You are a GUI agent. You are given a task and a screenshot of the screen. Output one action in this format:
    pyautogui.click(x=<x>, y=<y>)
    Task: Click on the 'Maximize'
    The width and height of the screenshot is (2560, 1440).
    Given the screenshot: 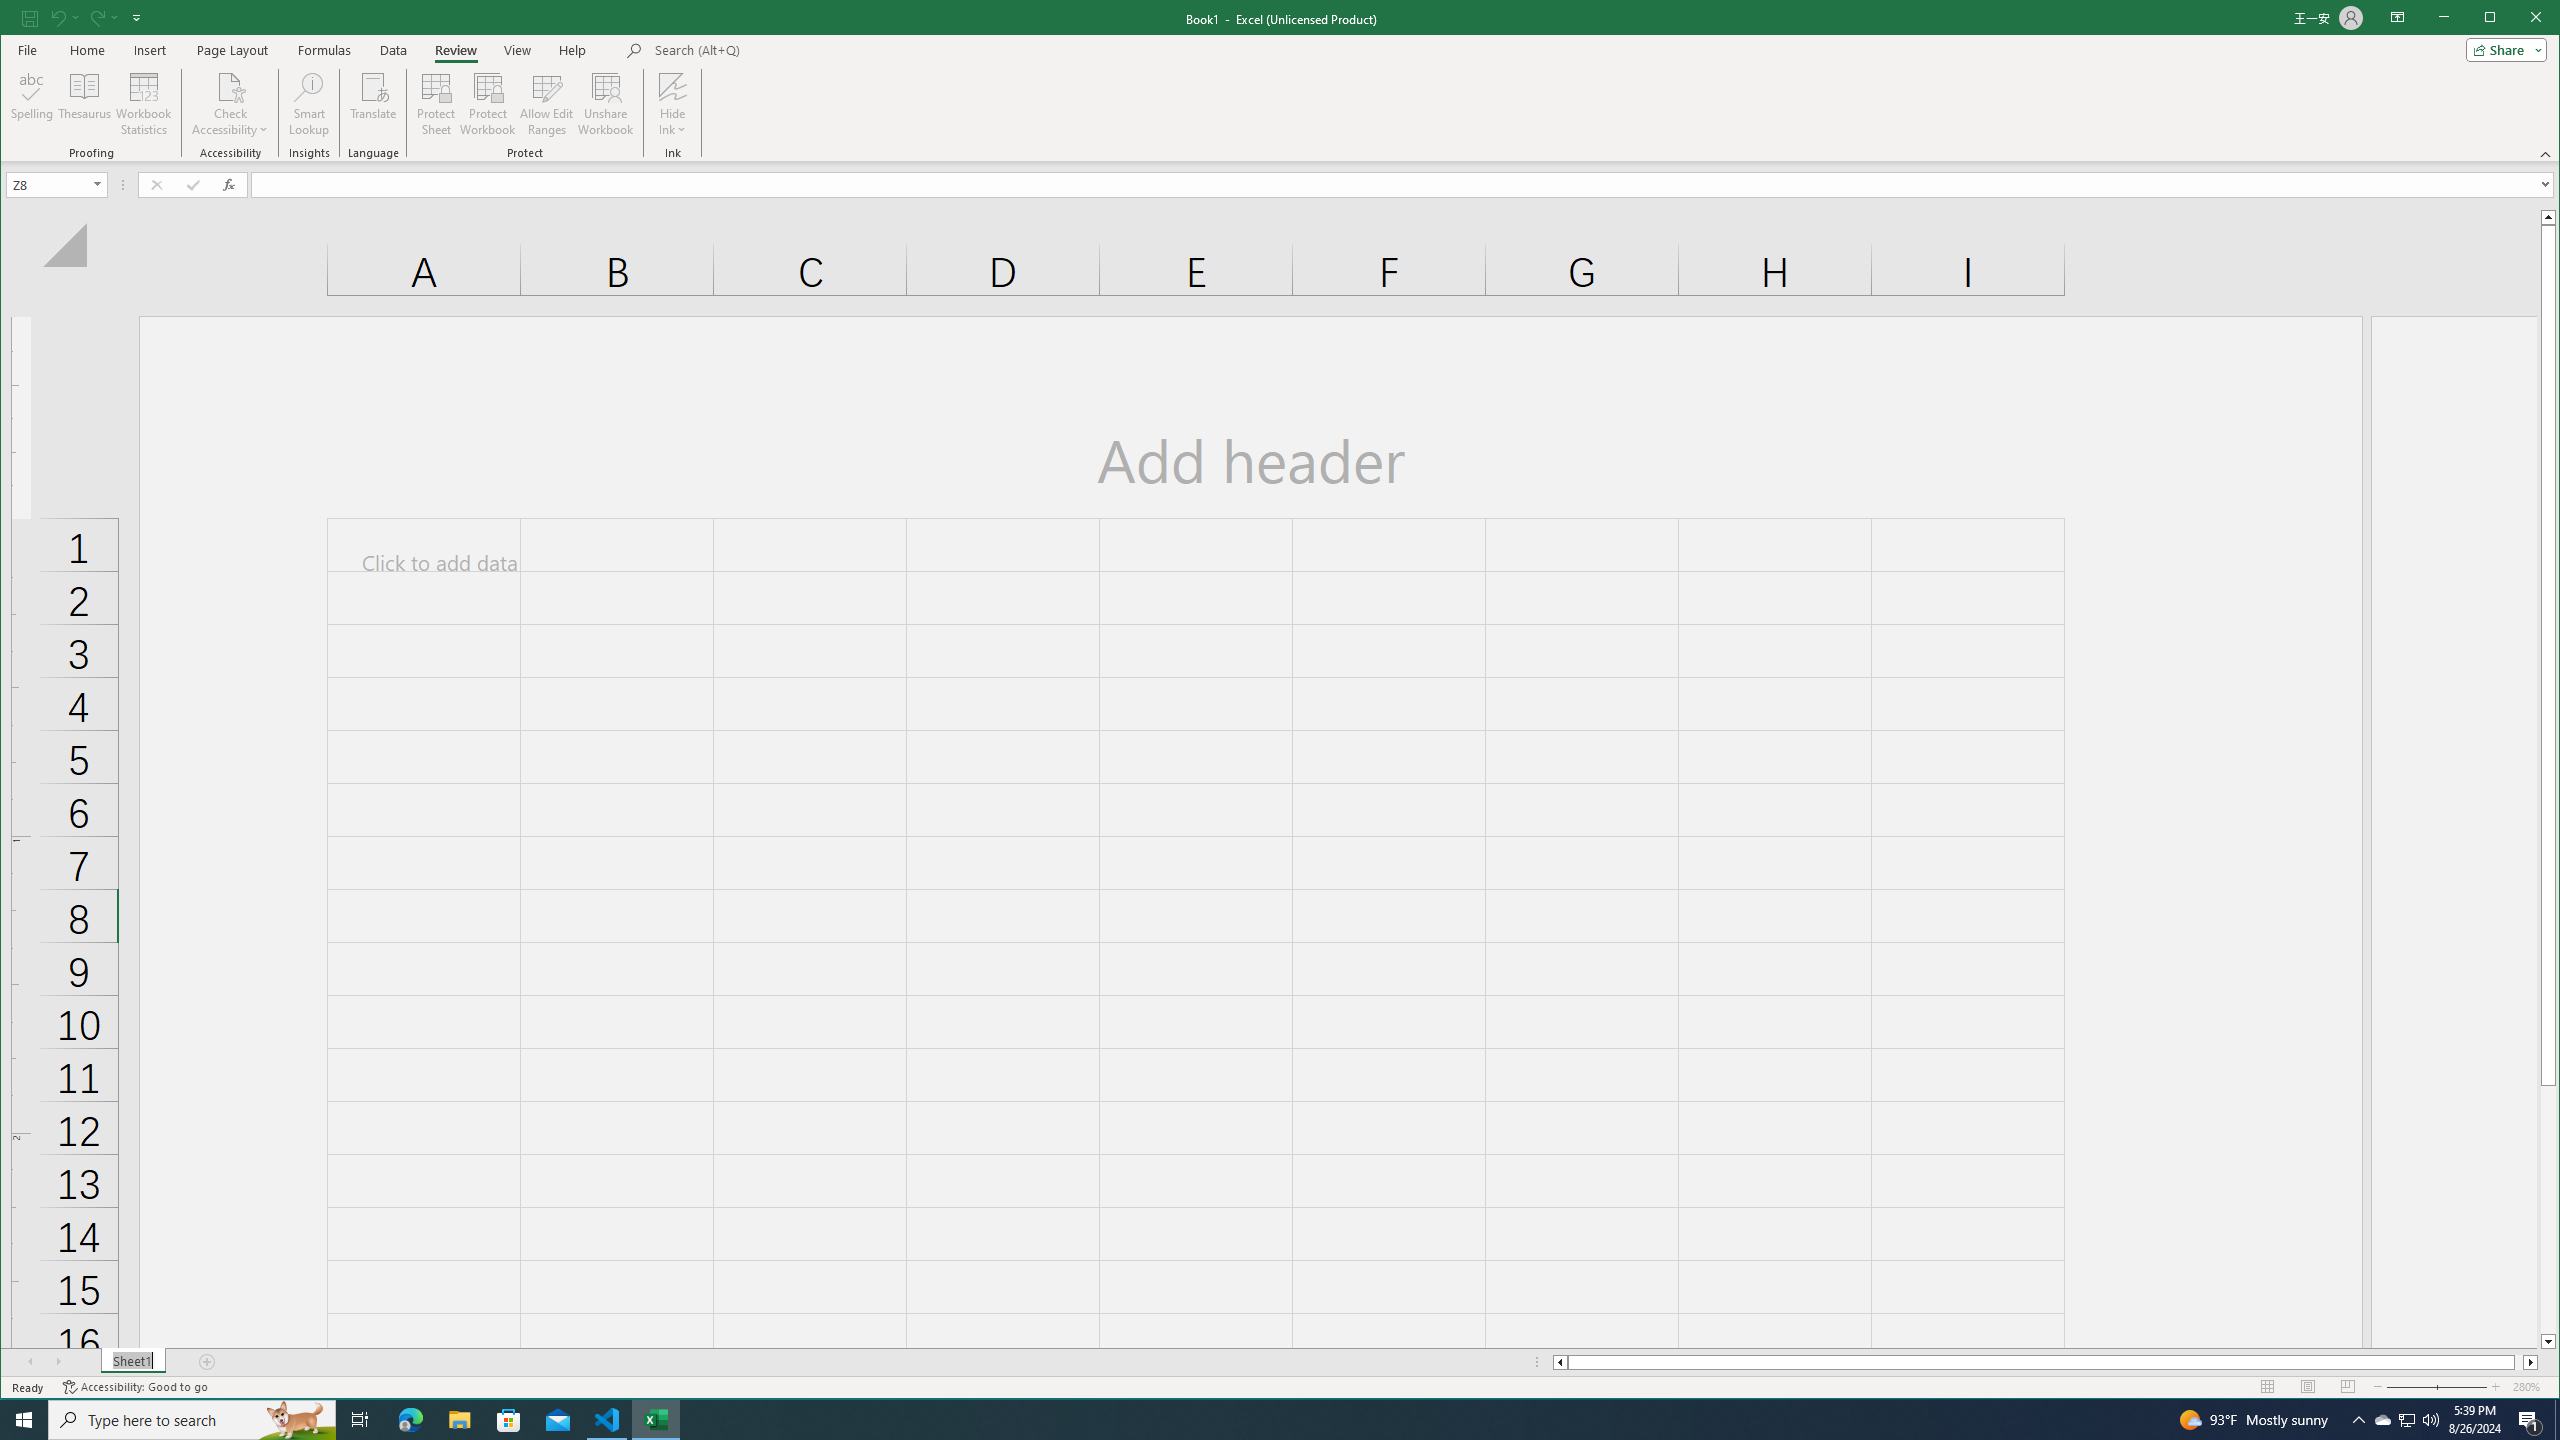 What is the action you would take?
    pyautogui.click(x=2519, y=19)
    